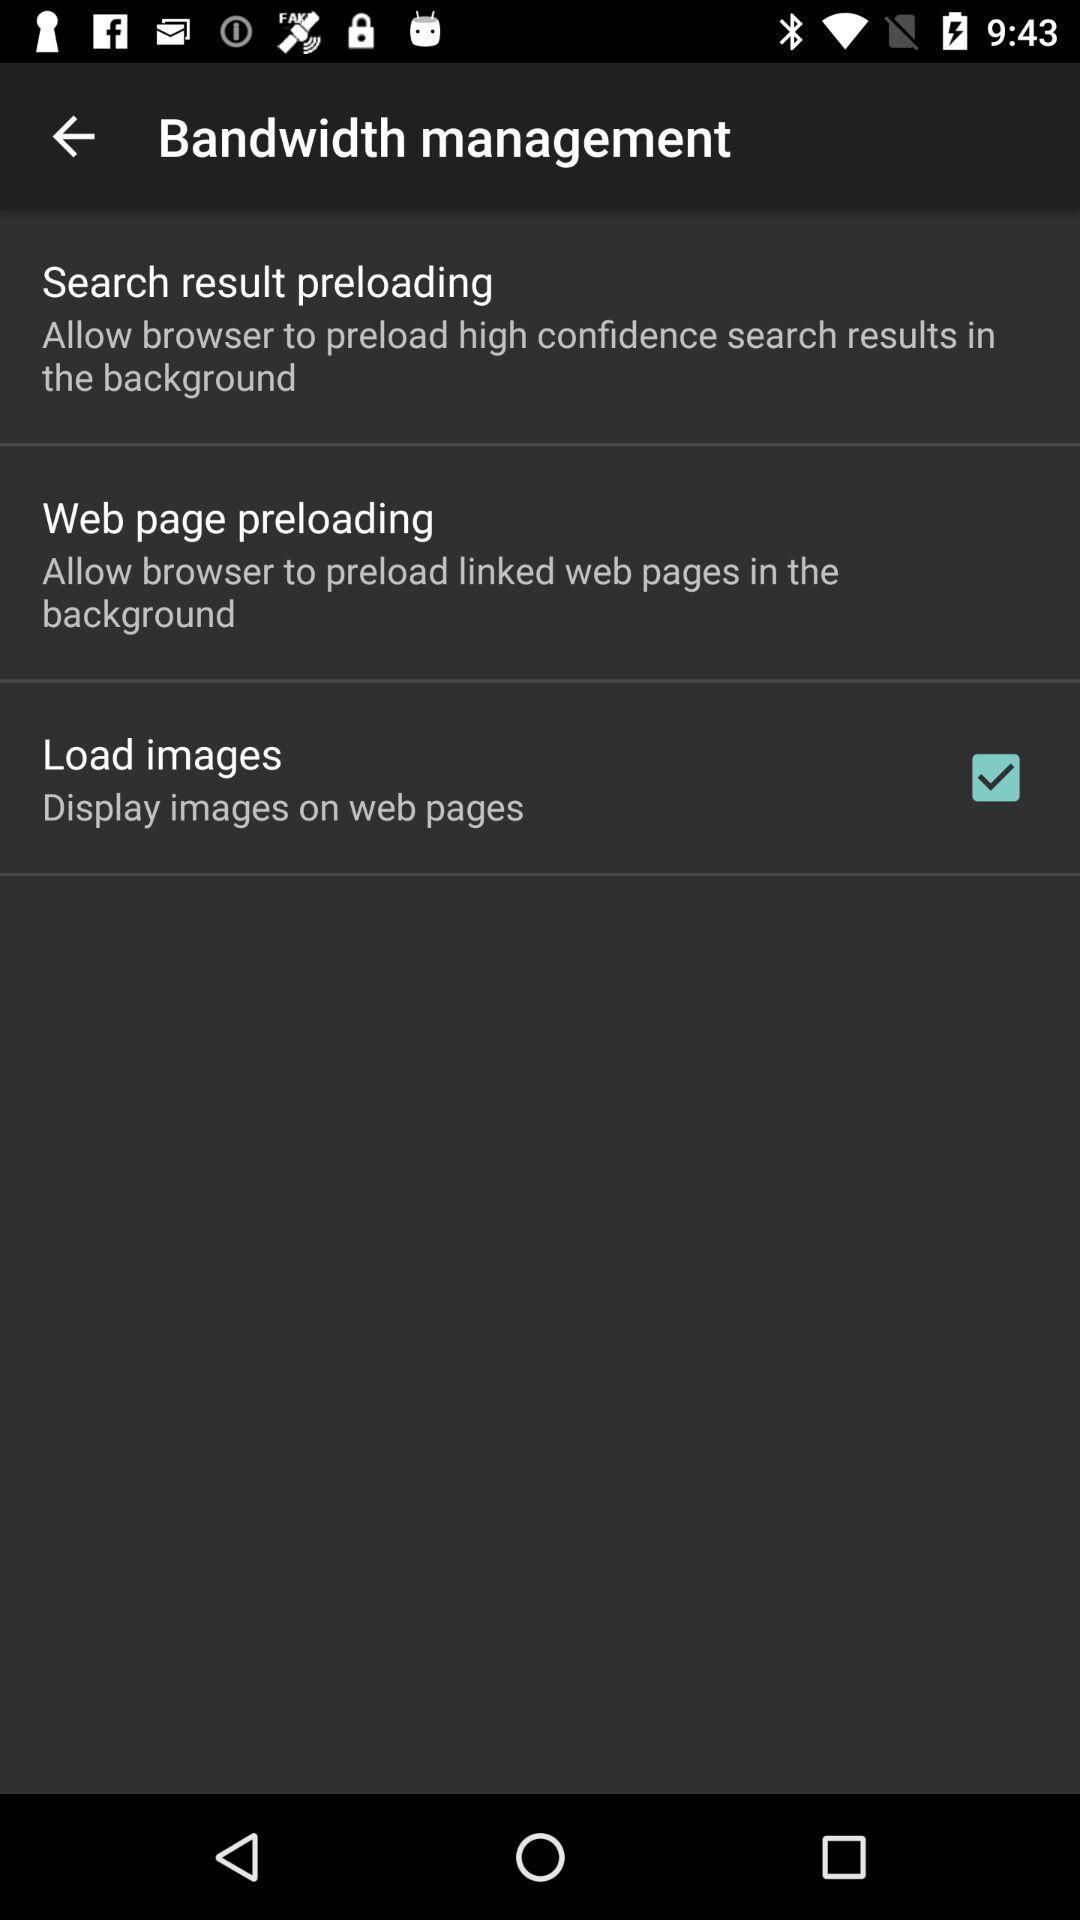 This screenshot has width=1080, height=1920. Describe the element at coordinates (72, 135) in the screenshot. I see `item above search result preloading icon` at that location.